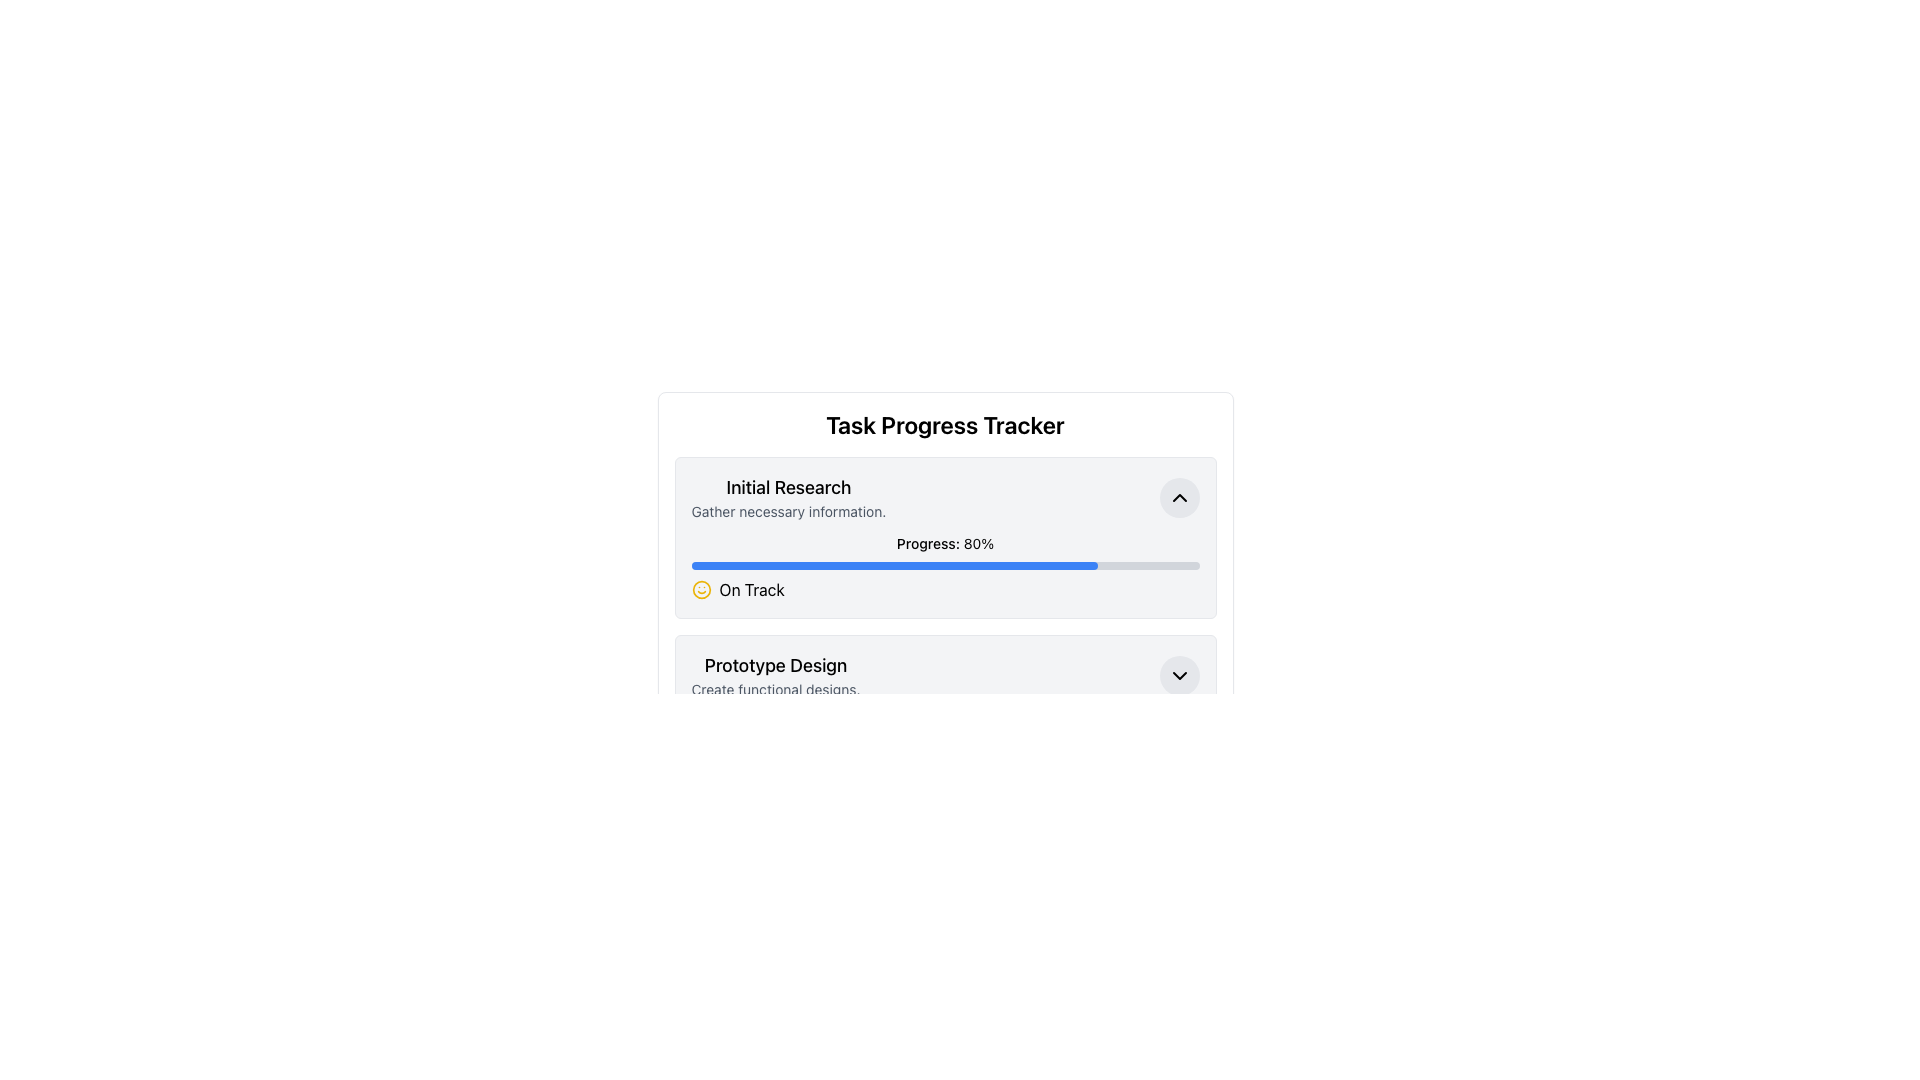 This screenshot has width=1920, height=1080. Describe the element at coordinates (701, 589) in the screenshot. I see `the decorative icon indicating a positive status, located next to the 'On Track' text under the blue progress bar in the second task section` at that location.